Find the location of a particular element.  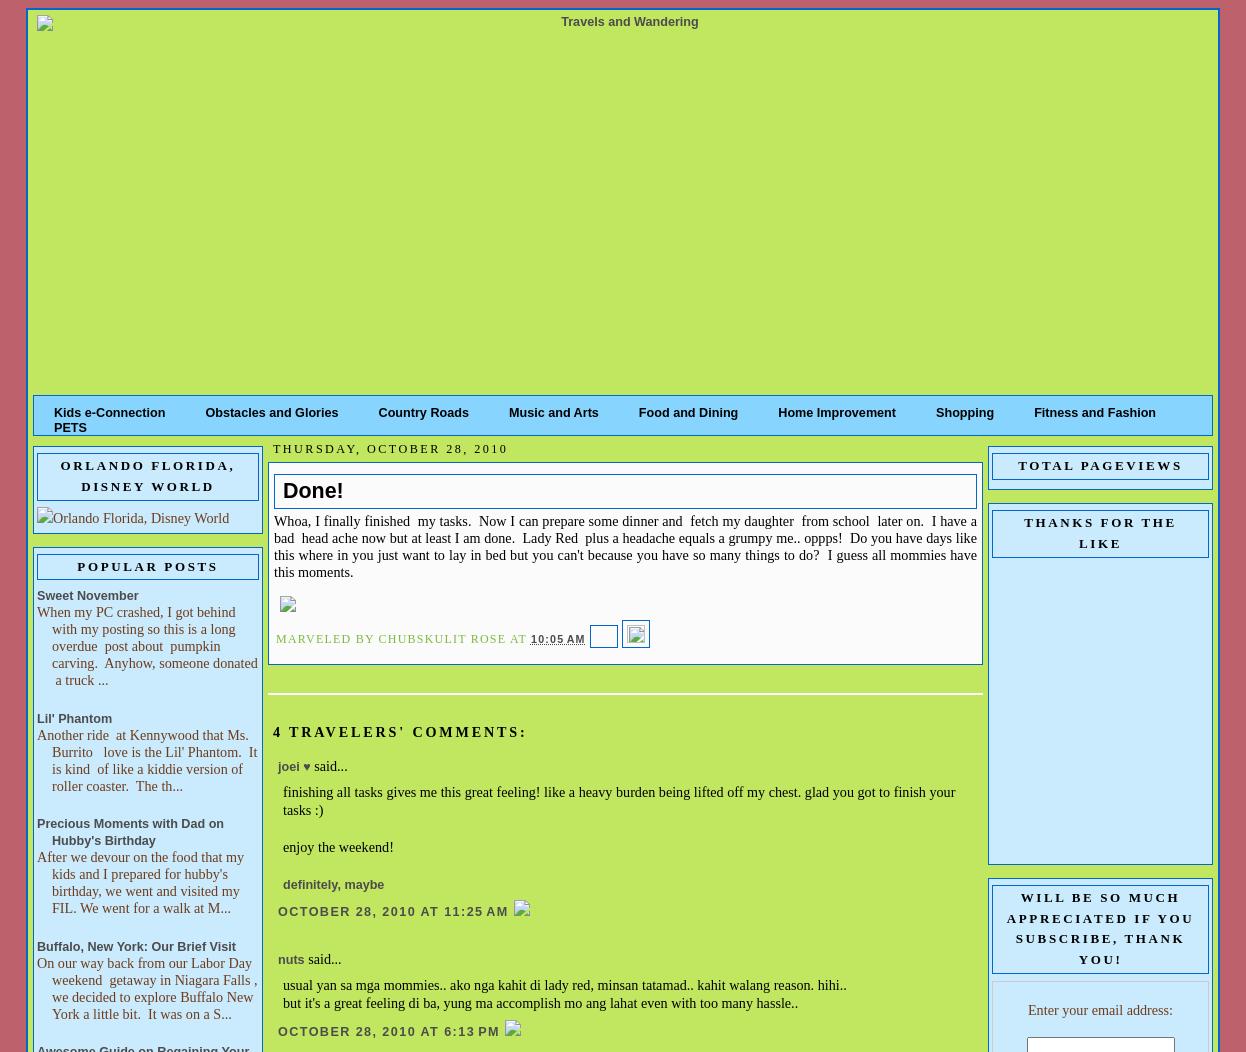

'Enter your email address:' is located at coordinates (1098, 1008).